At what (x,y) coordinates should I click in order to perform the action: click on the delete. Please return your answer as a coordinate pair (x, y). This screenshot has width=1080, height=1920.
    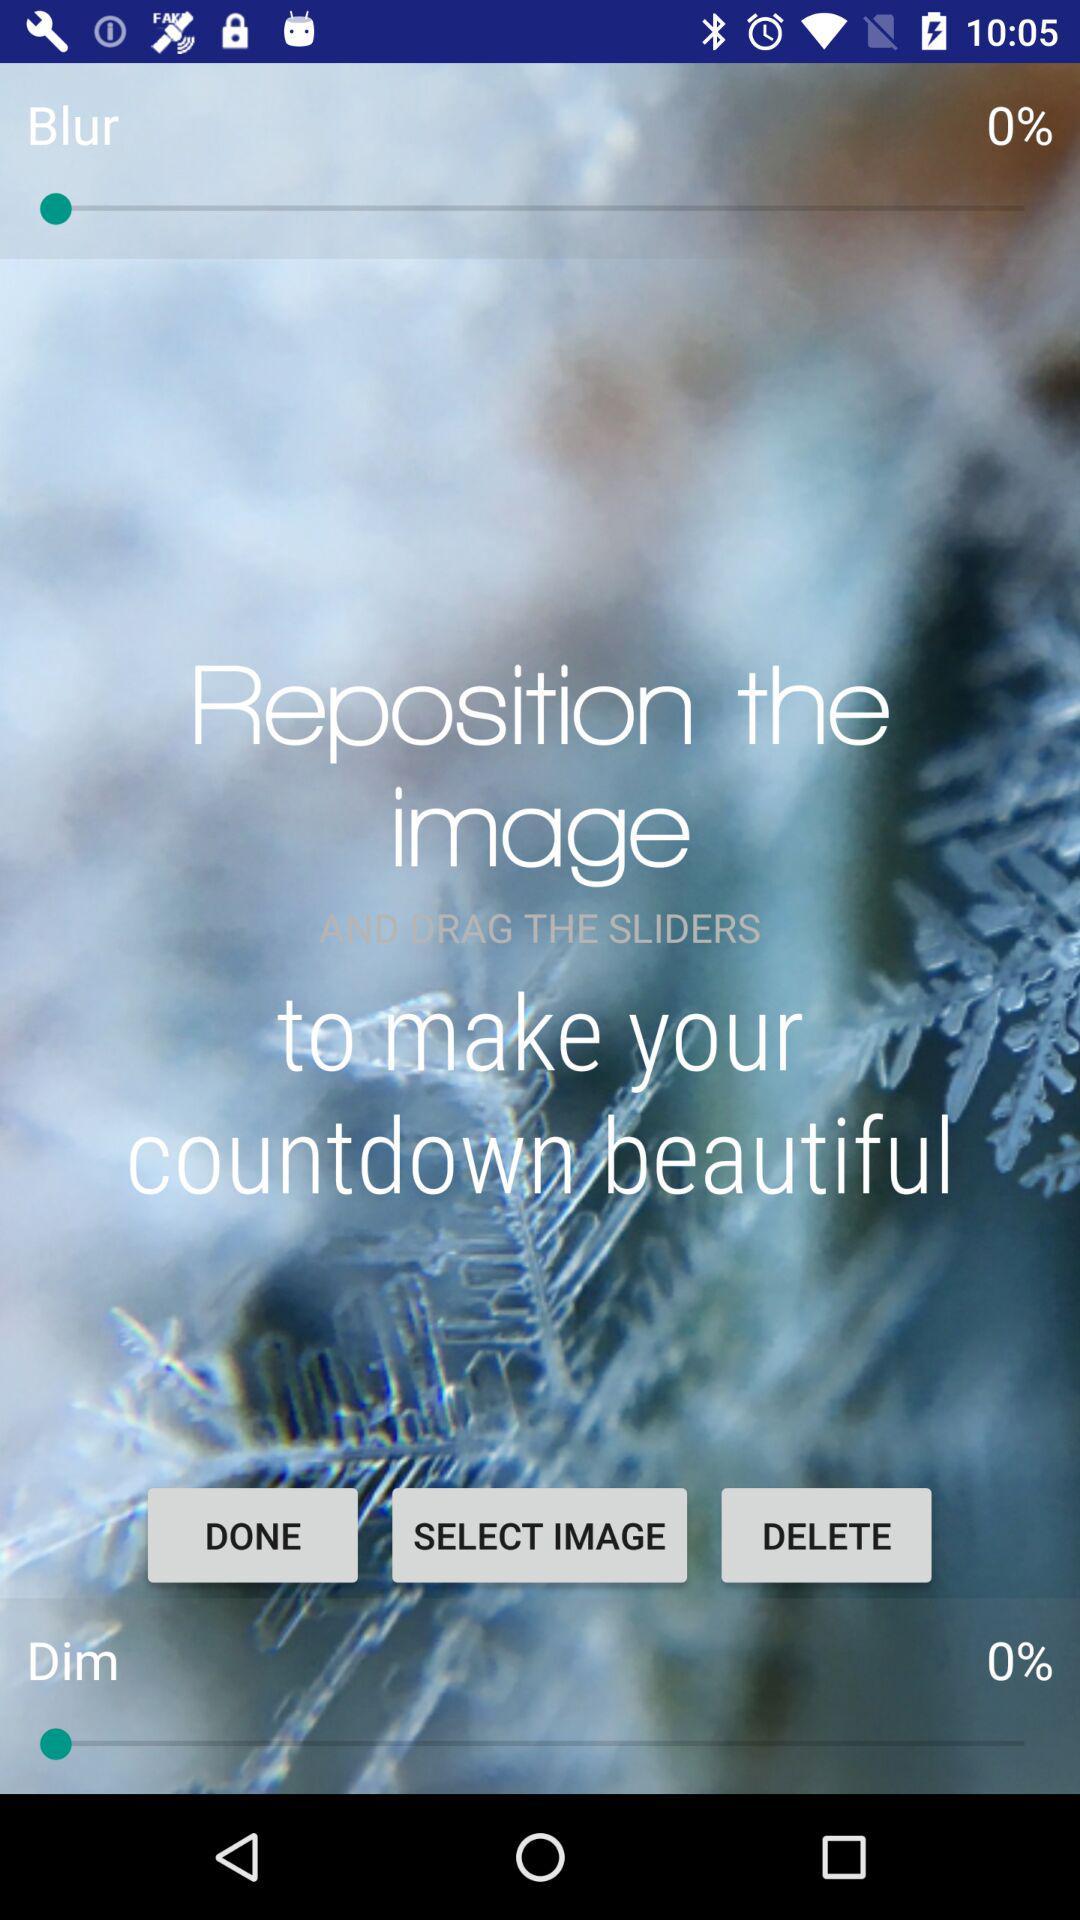
    Looking at the image, I should click on (826, 1534).